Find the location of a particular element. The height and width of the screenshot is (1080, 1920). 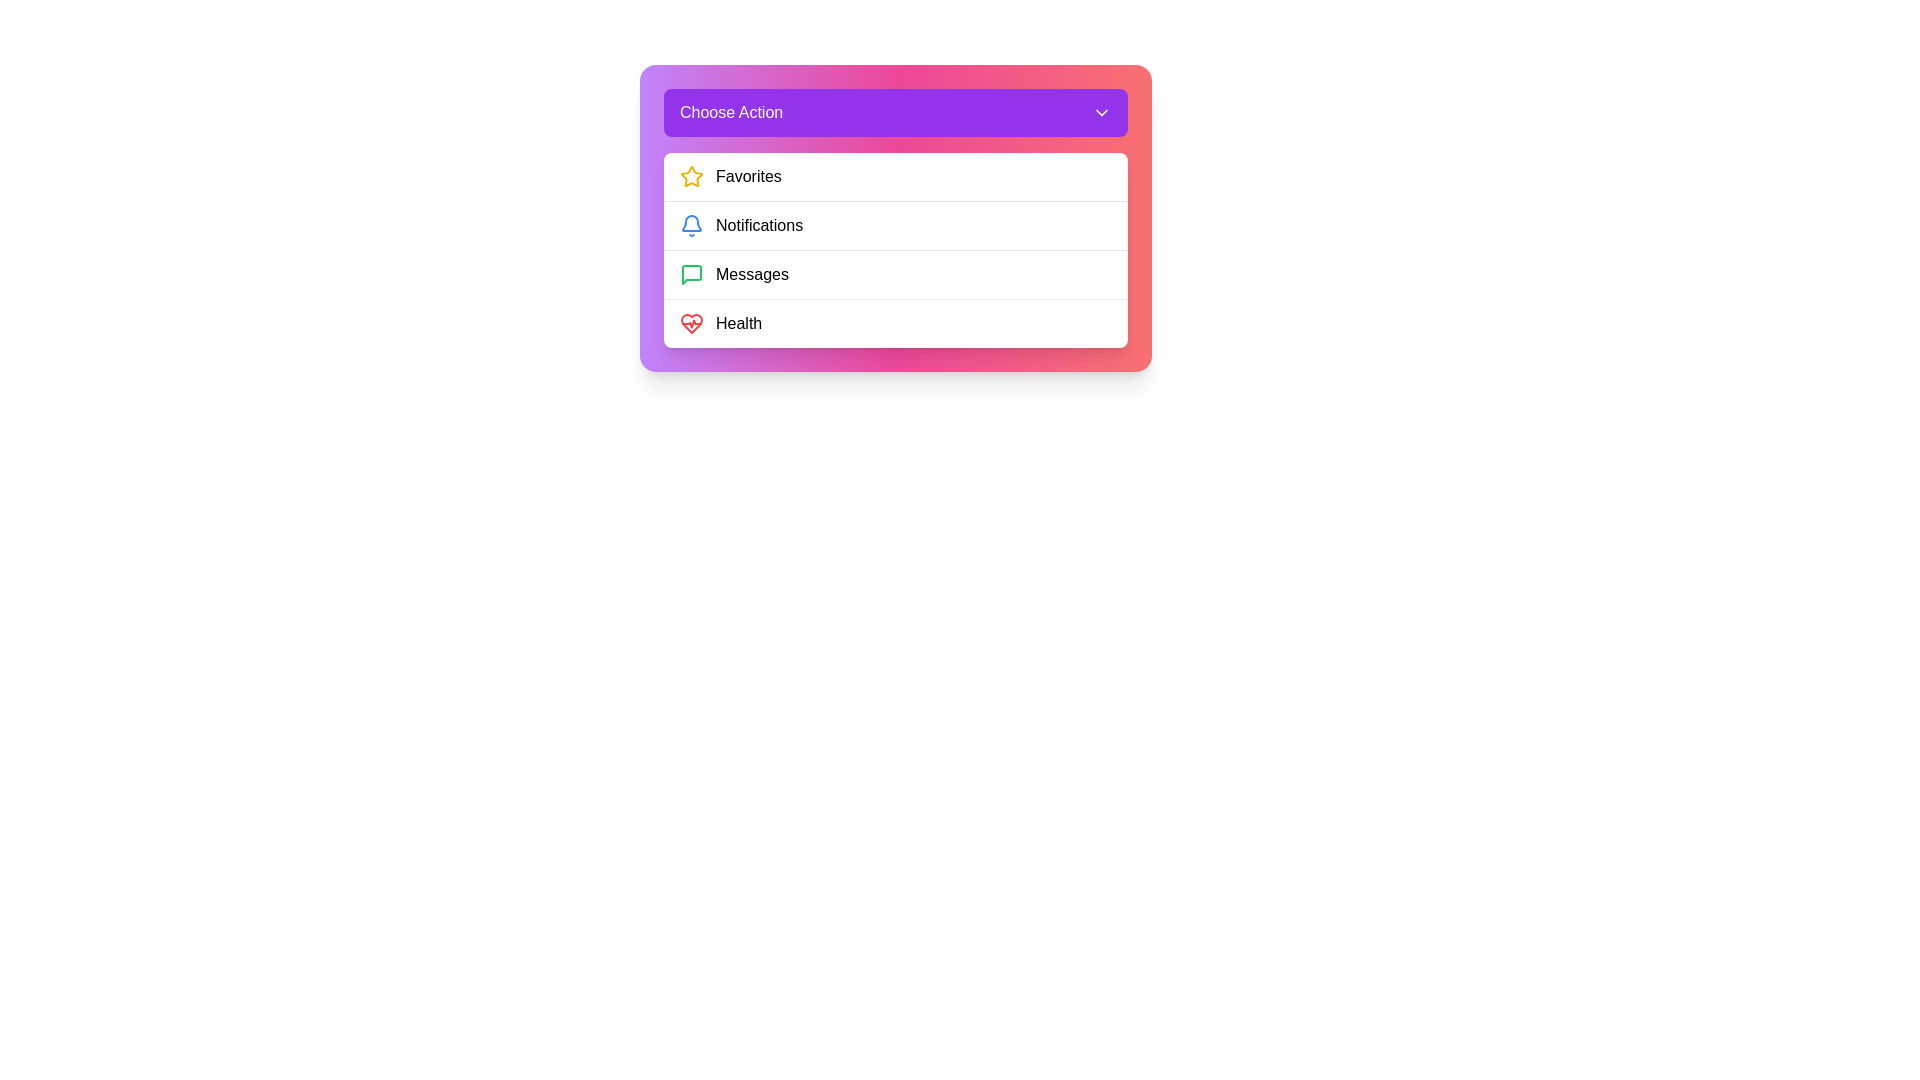

the second item in the dropdown menu, which is located below 'Favorites' and above 'Messages' is located at coordinates (895, 249).